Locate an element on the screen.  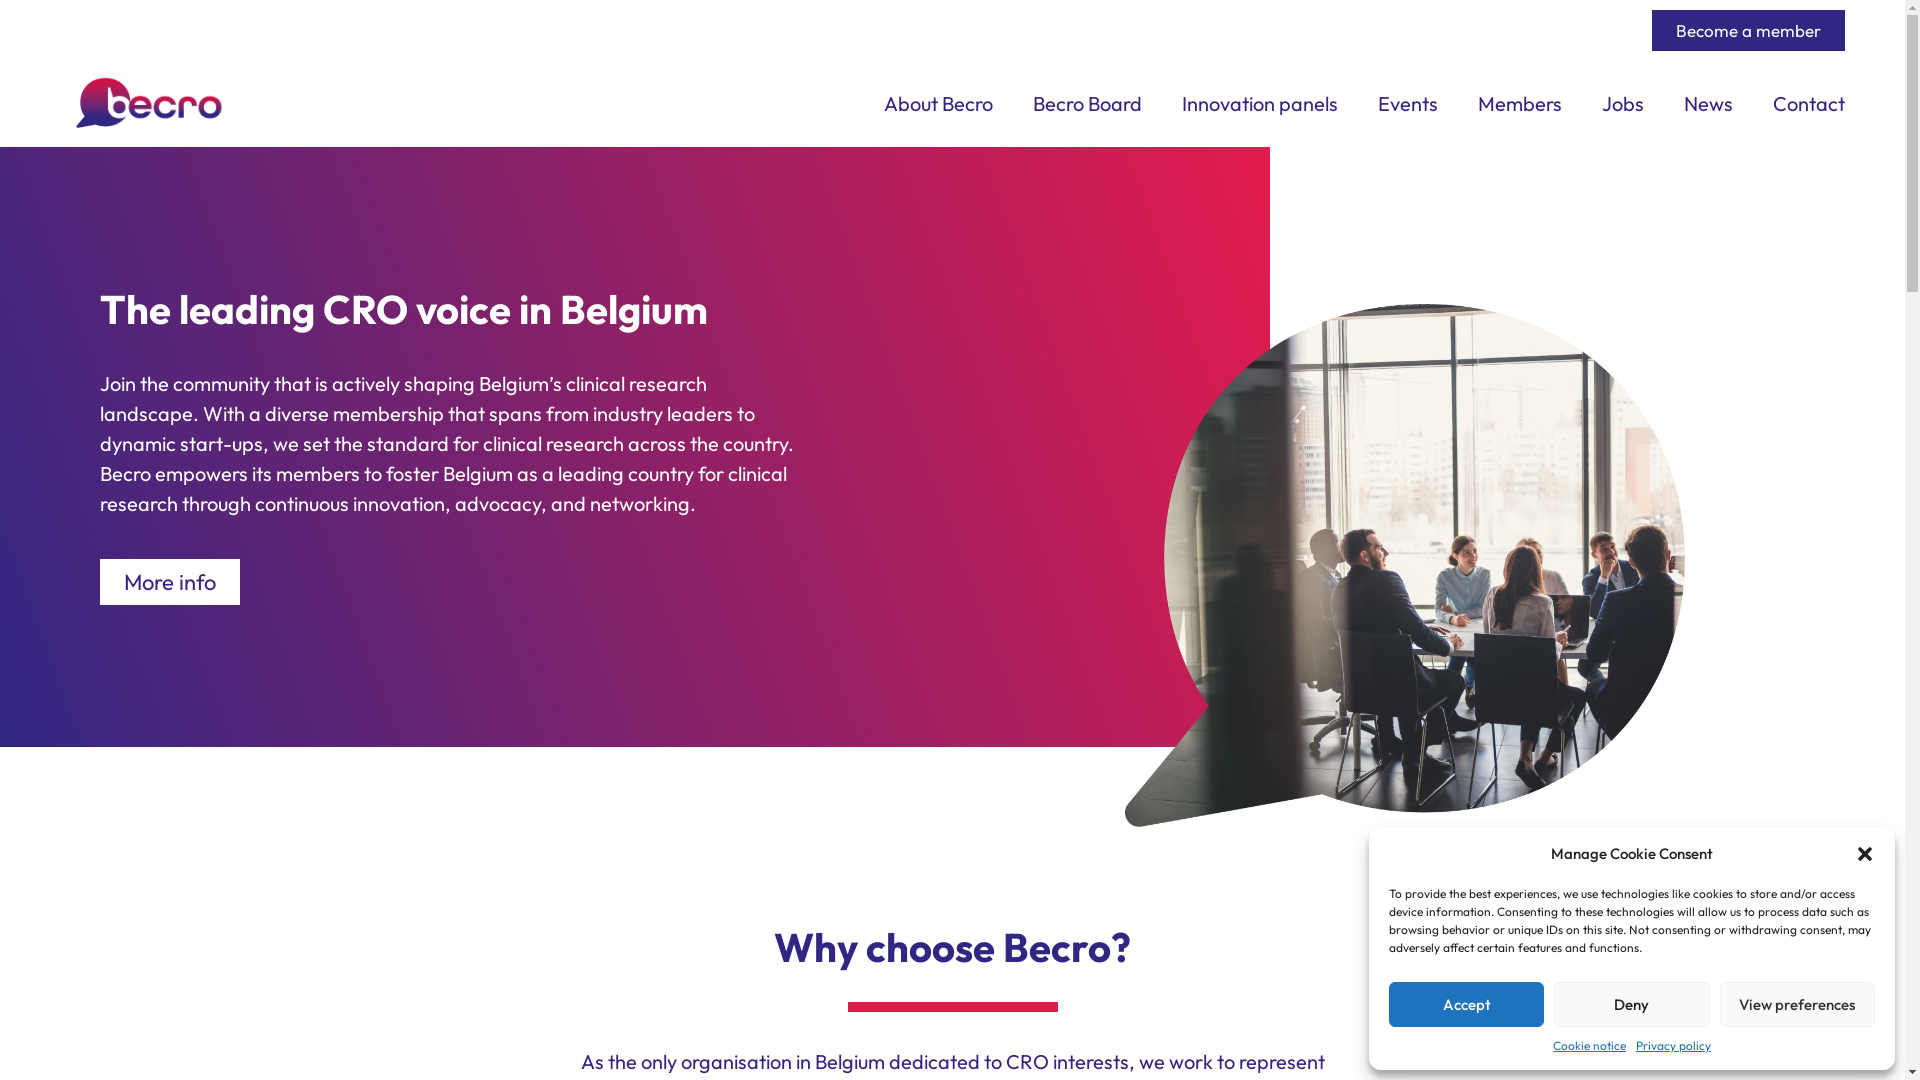
'Cookie notice' is located at coordinates (1588, 1044).